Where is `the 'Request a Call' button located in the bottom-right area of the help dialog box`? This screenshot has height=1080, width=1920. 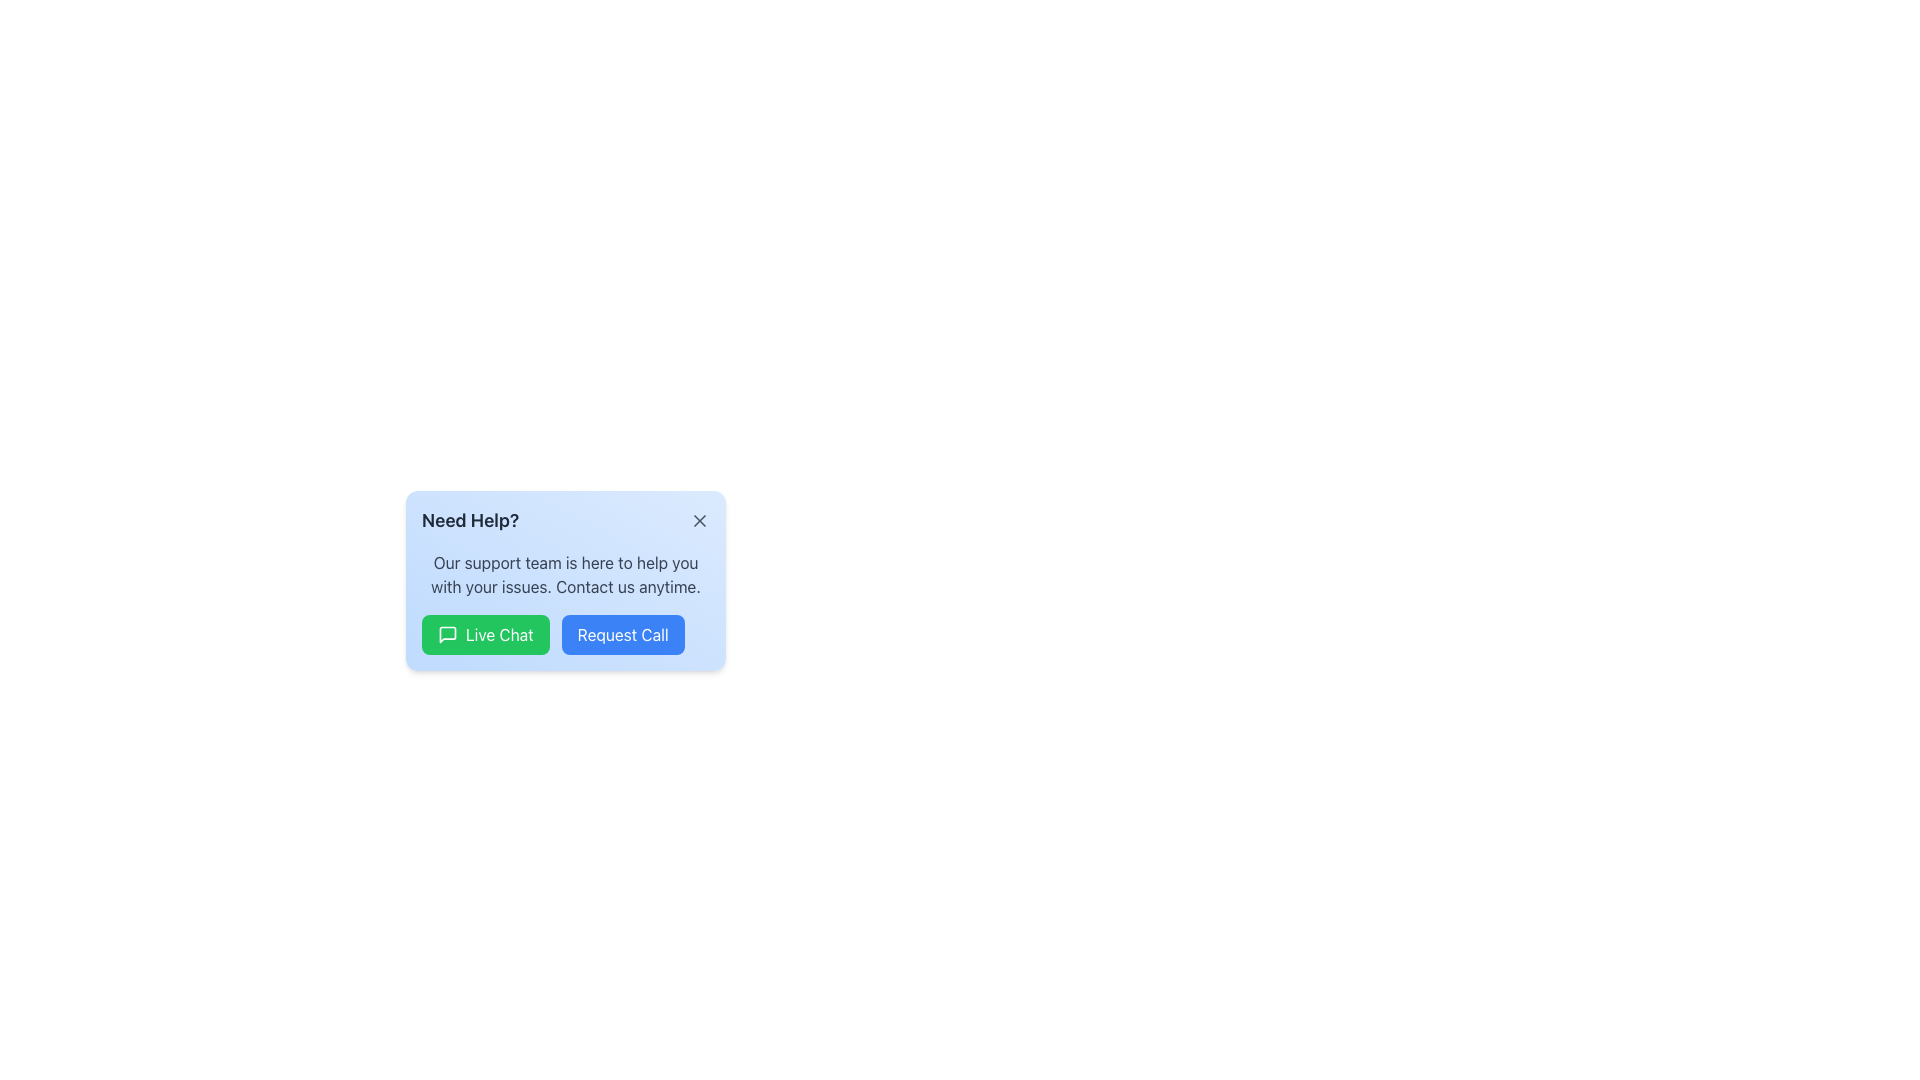
the 'Request a Call' button located in the bottom-right area of the help dialog box is located at coordinates (565, 635).